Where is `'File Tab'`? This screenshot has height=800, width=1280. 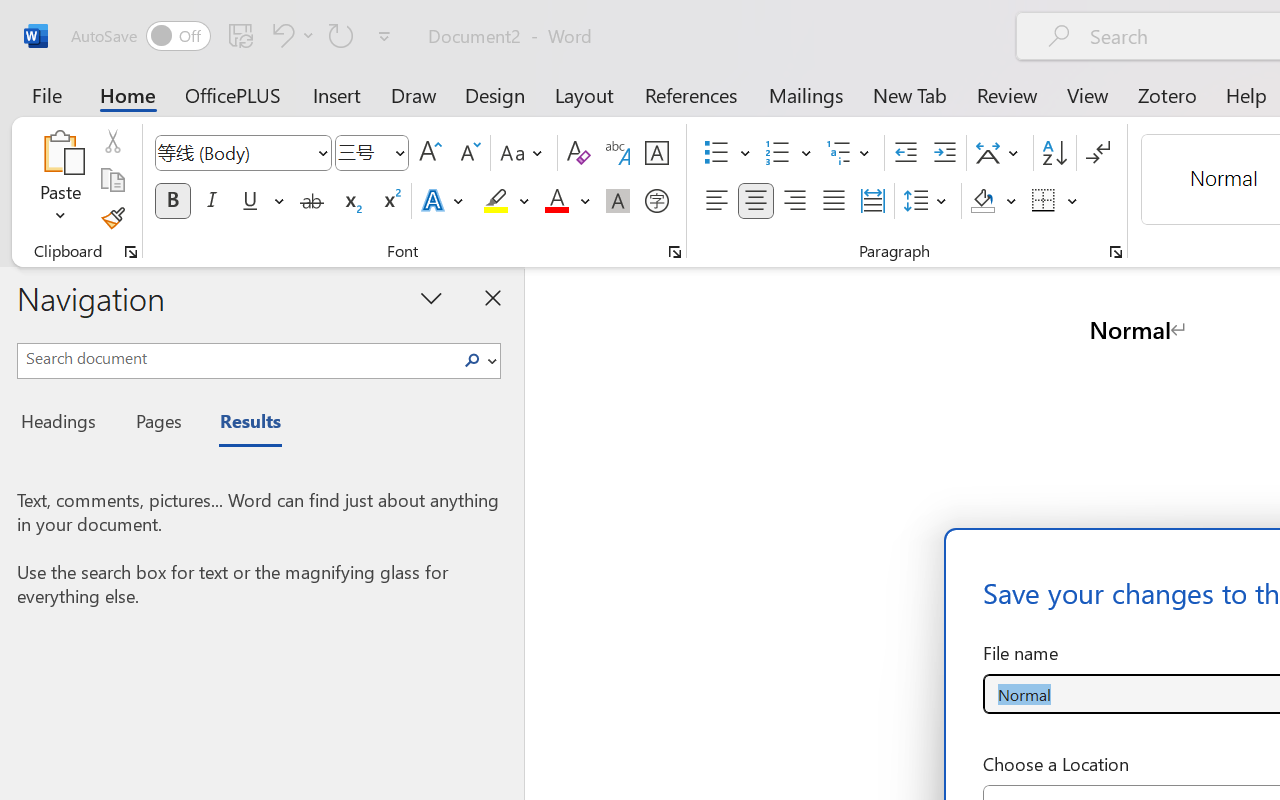 'File Tab' is located at coordinates (46, 94).